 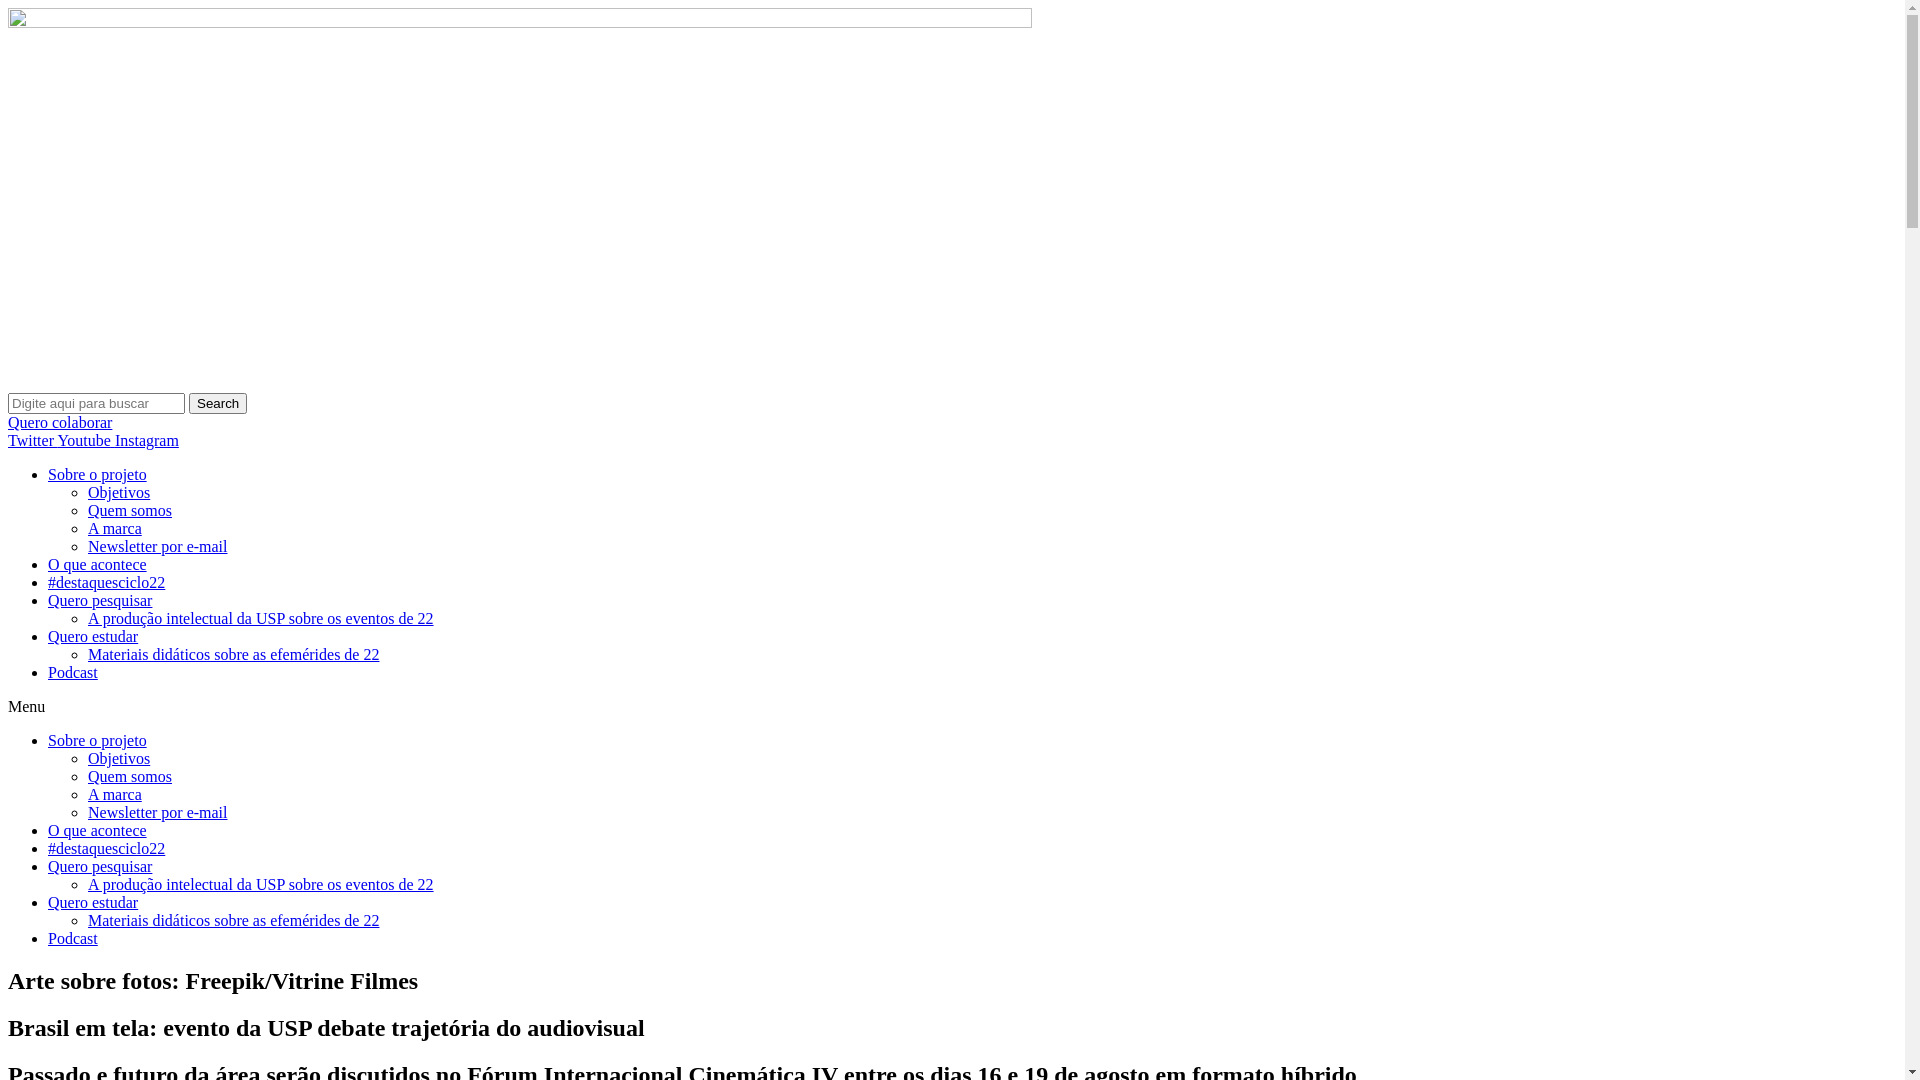 What do you see at coordinates (114, 793) in the screenshot?
I see `'A marca'` at bounding box center [114, 793].